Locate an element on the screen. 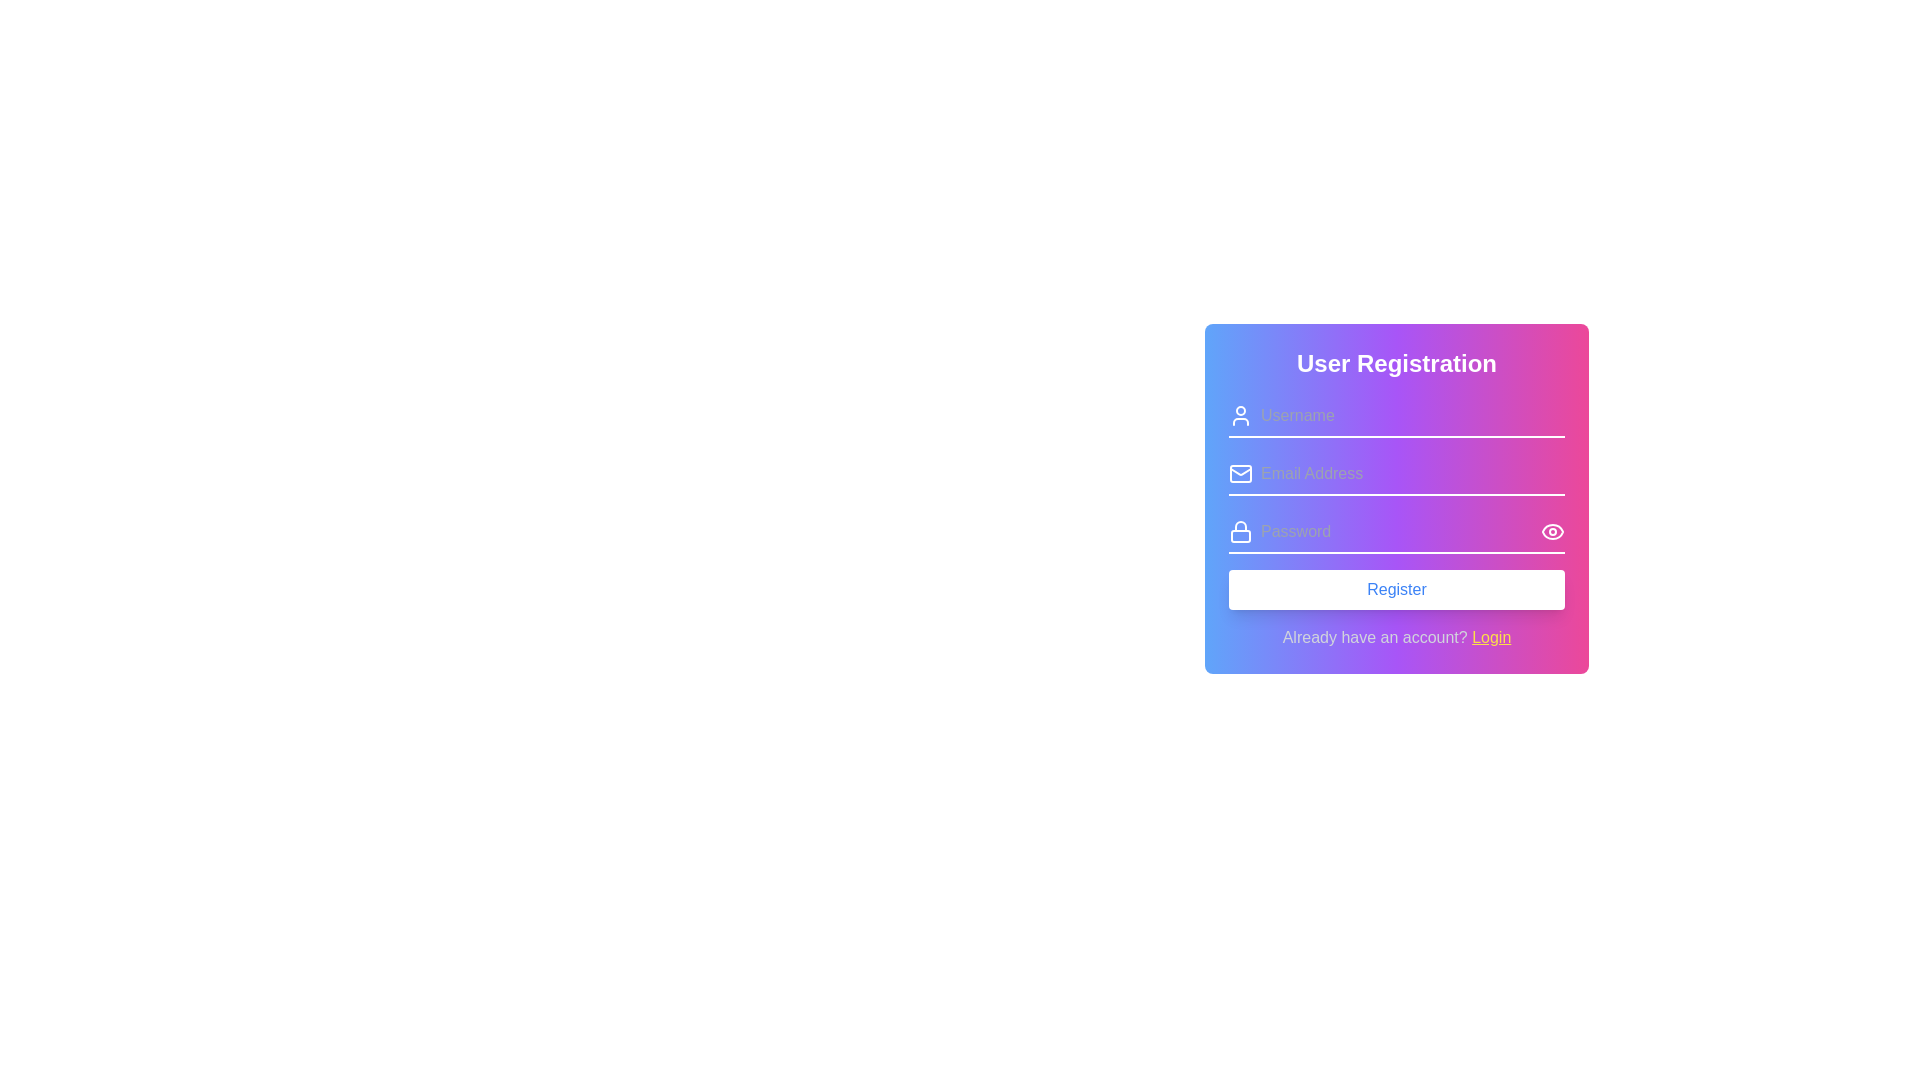 The height and width of the screenshot is (1080, 1920). the eye visibility toggle icon located to the far-right of the password input field is located at coordinates (1552, 531).